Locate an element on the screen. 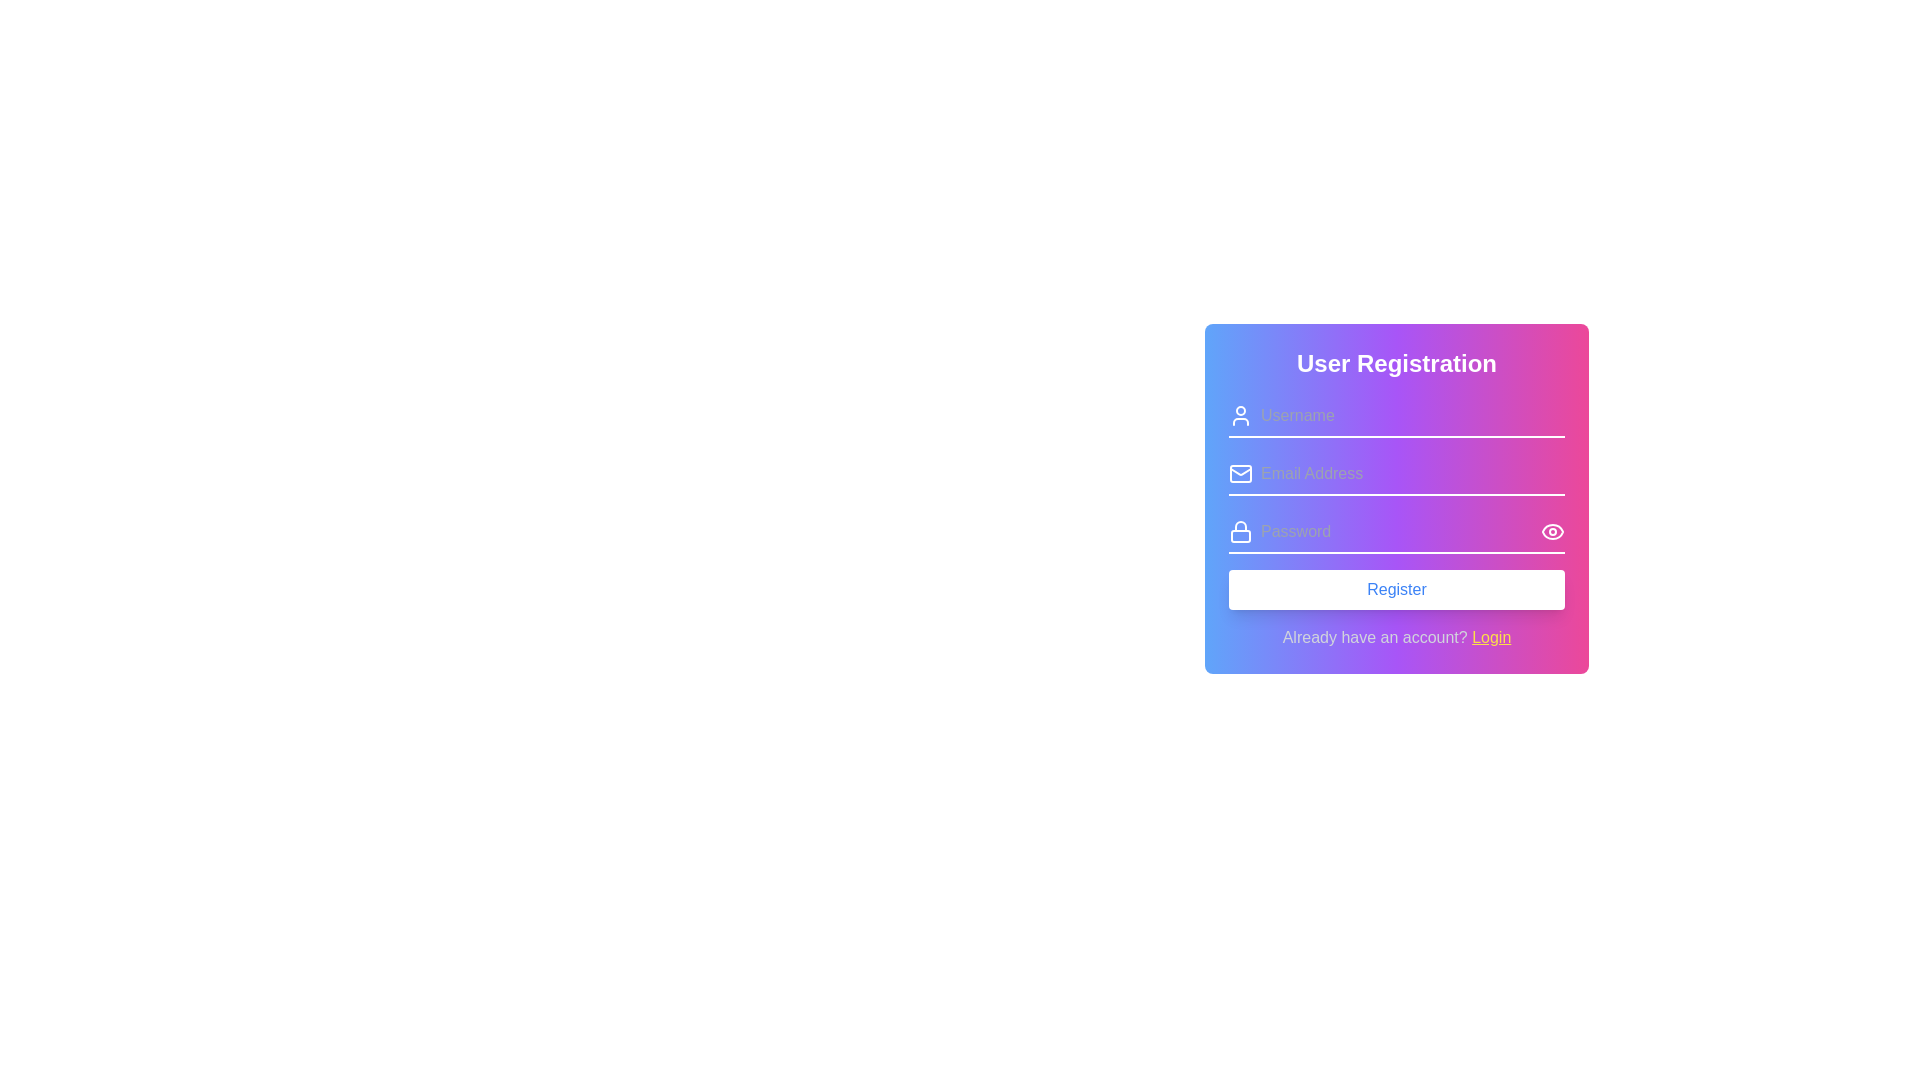 The height and width of the screenshot is (1080, 1920). the eye visibility toggle icon located to the far-right of the password input field is located at coordinates (1552, 531).